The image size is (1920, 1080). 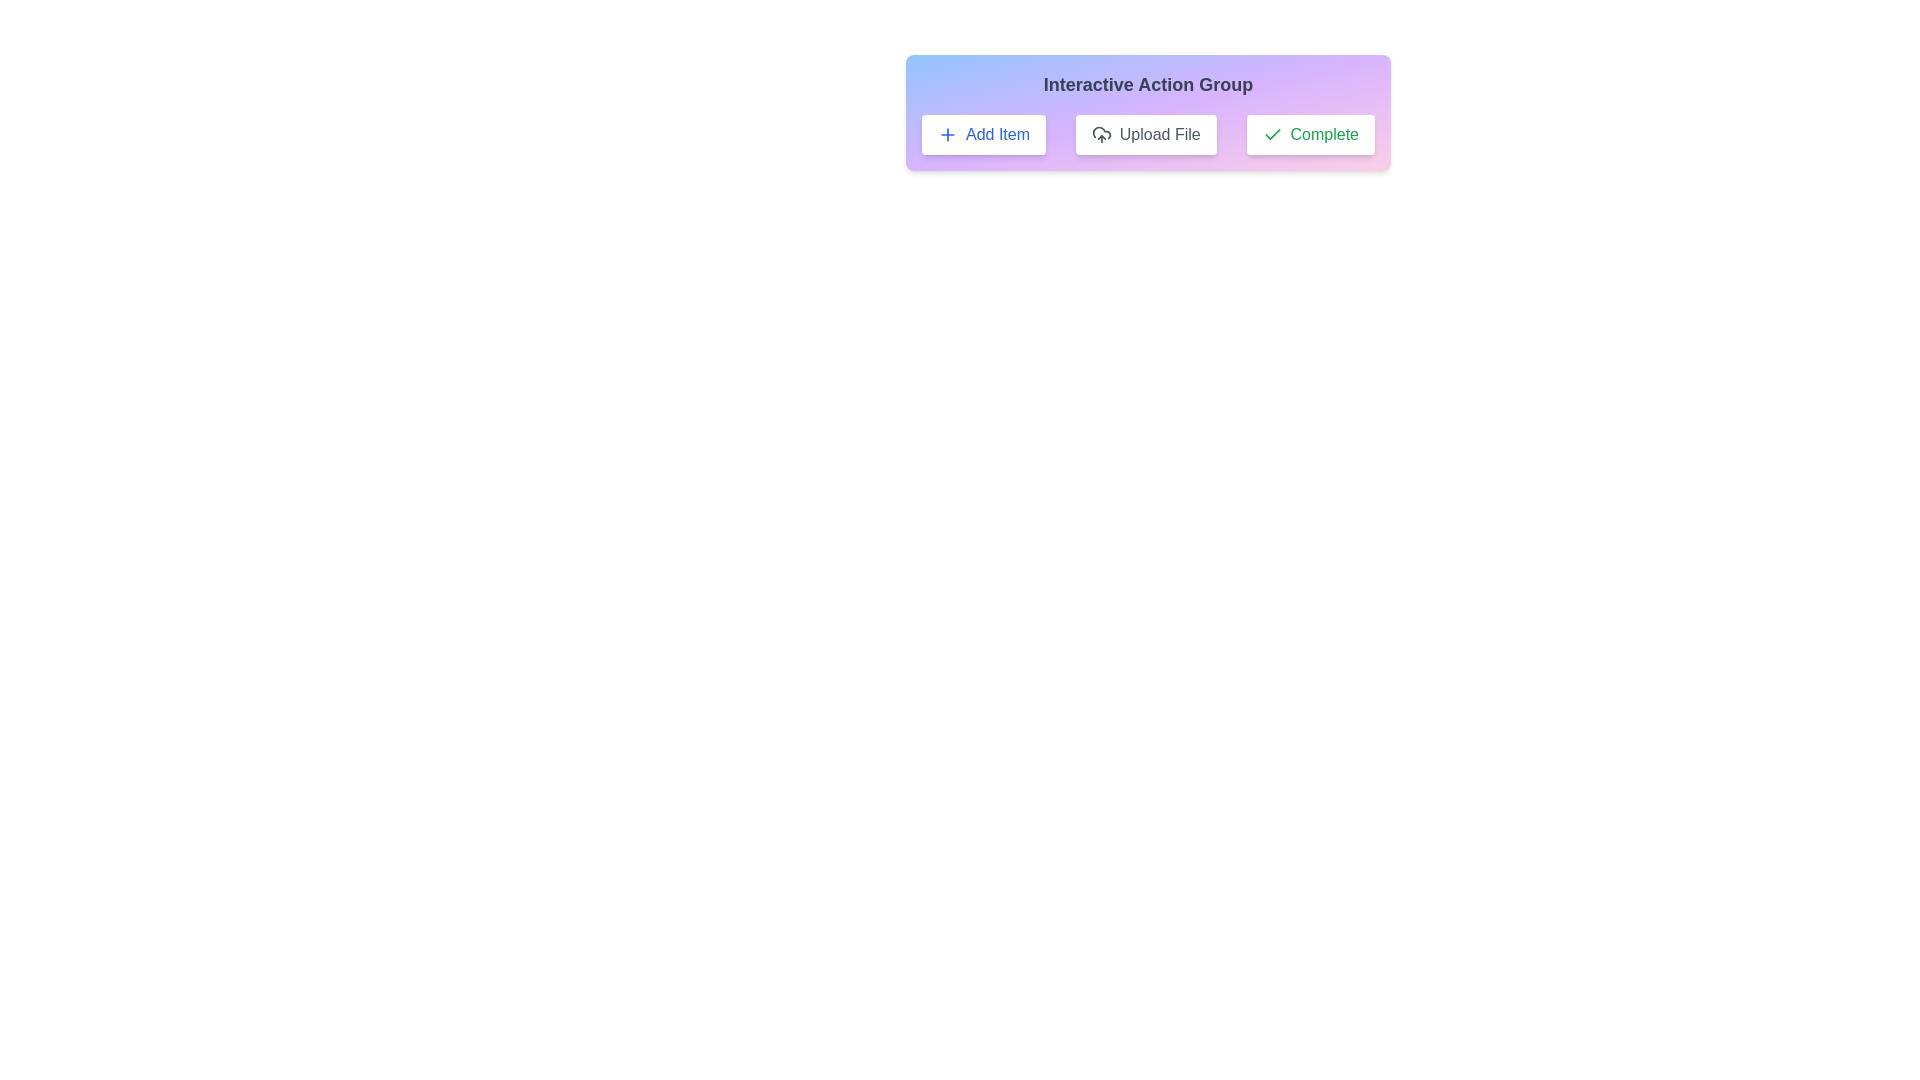 I want to click on the 'Add Item' button located as the leftmost button in a horizontal layout of three action buttons, so click(x=983, y=135).